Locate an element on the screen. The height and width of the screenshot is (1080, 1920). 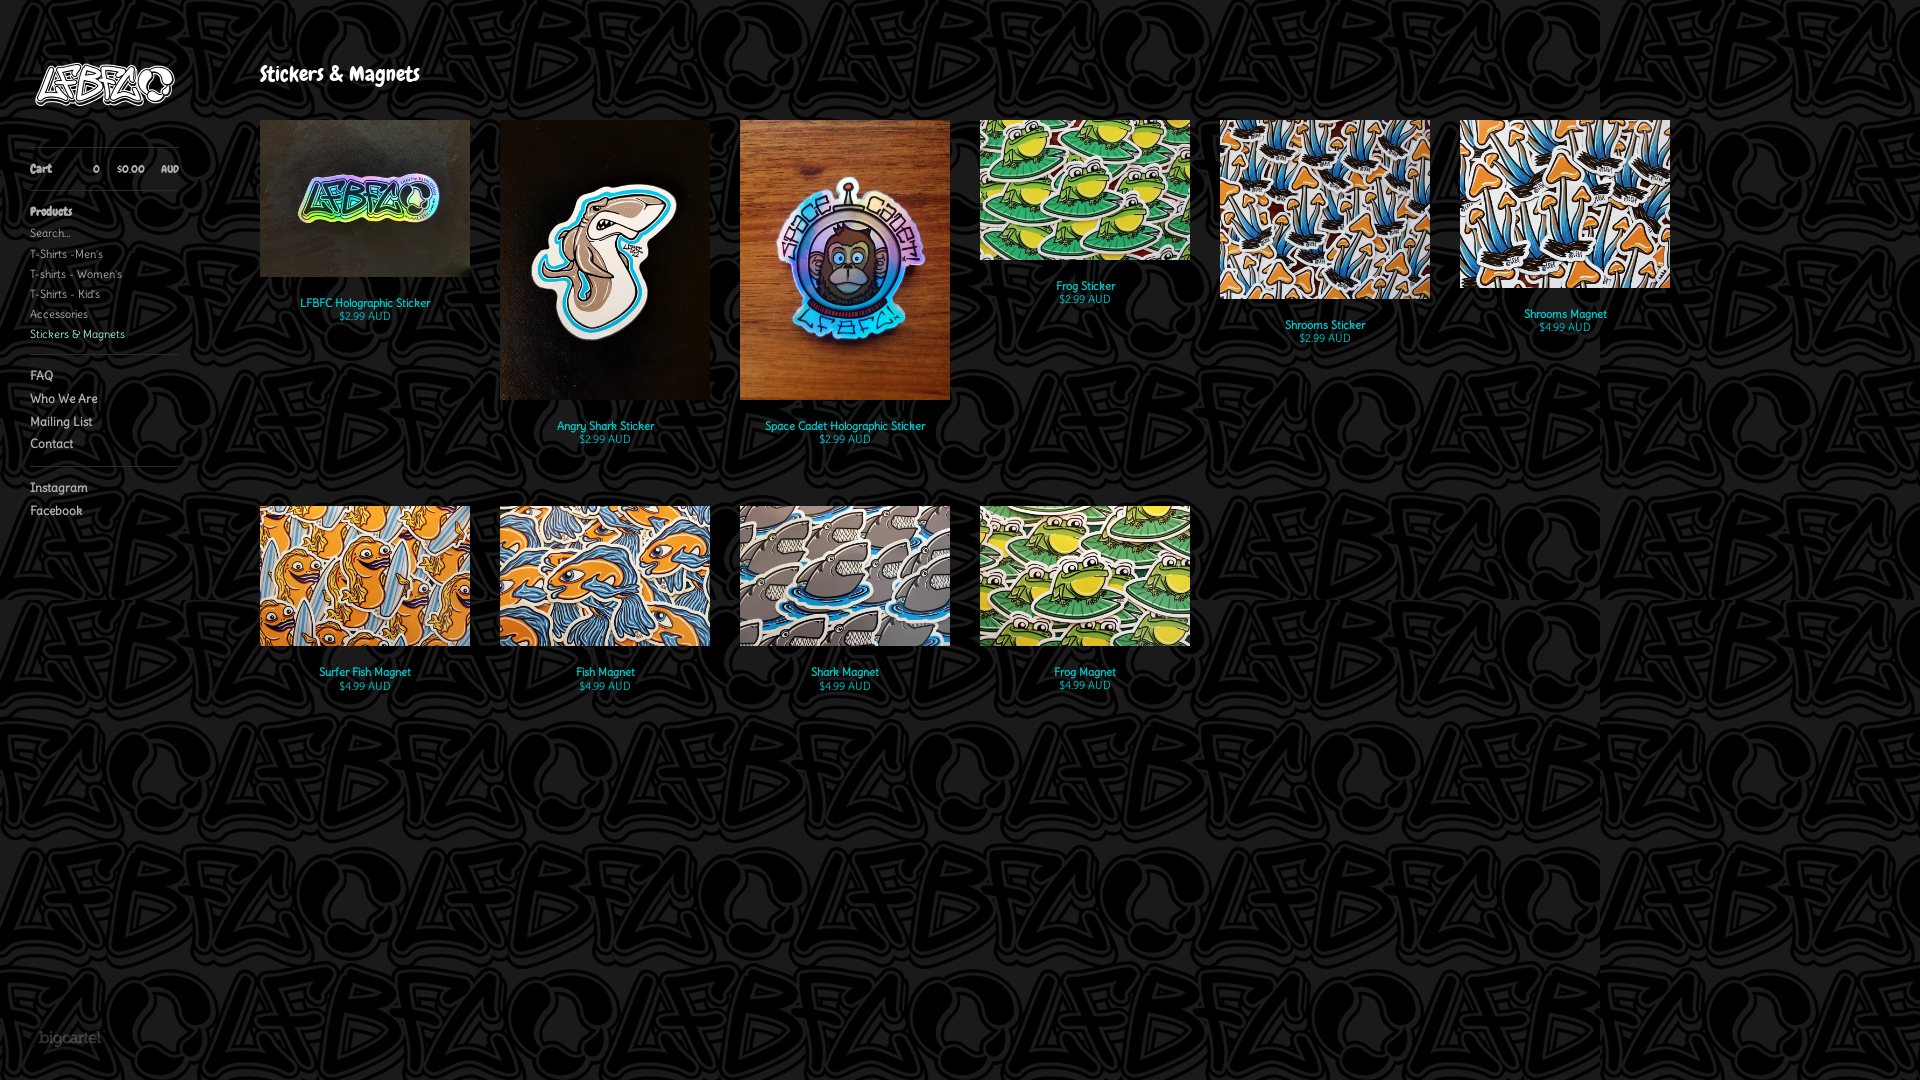
'Stickers & Magnets' is located at coordinates (103, 333).